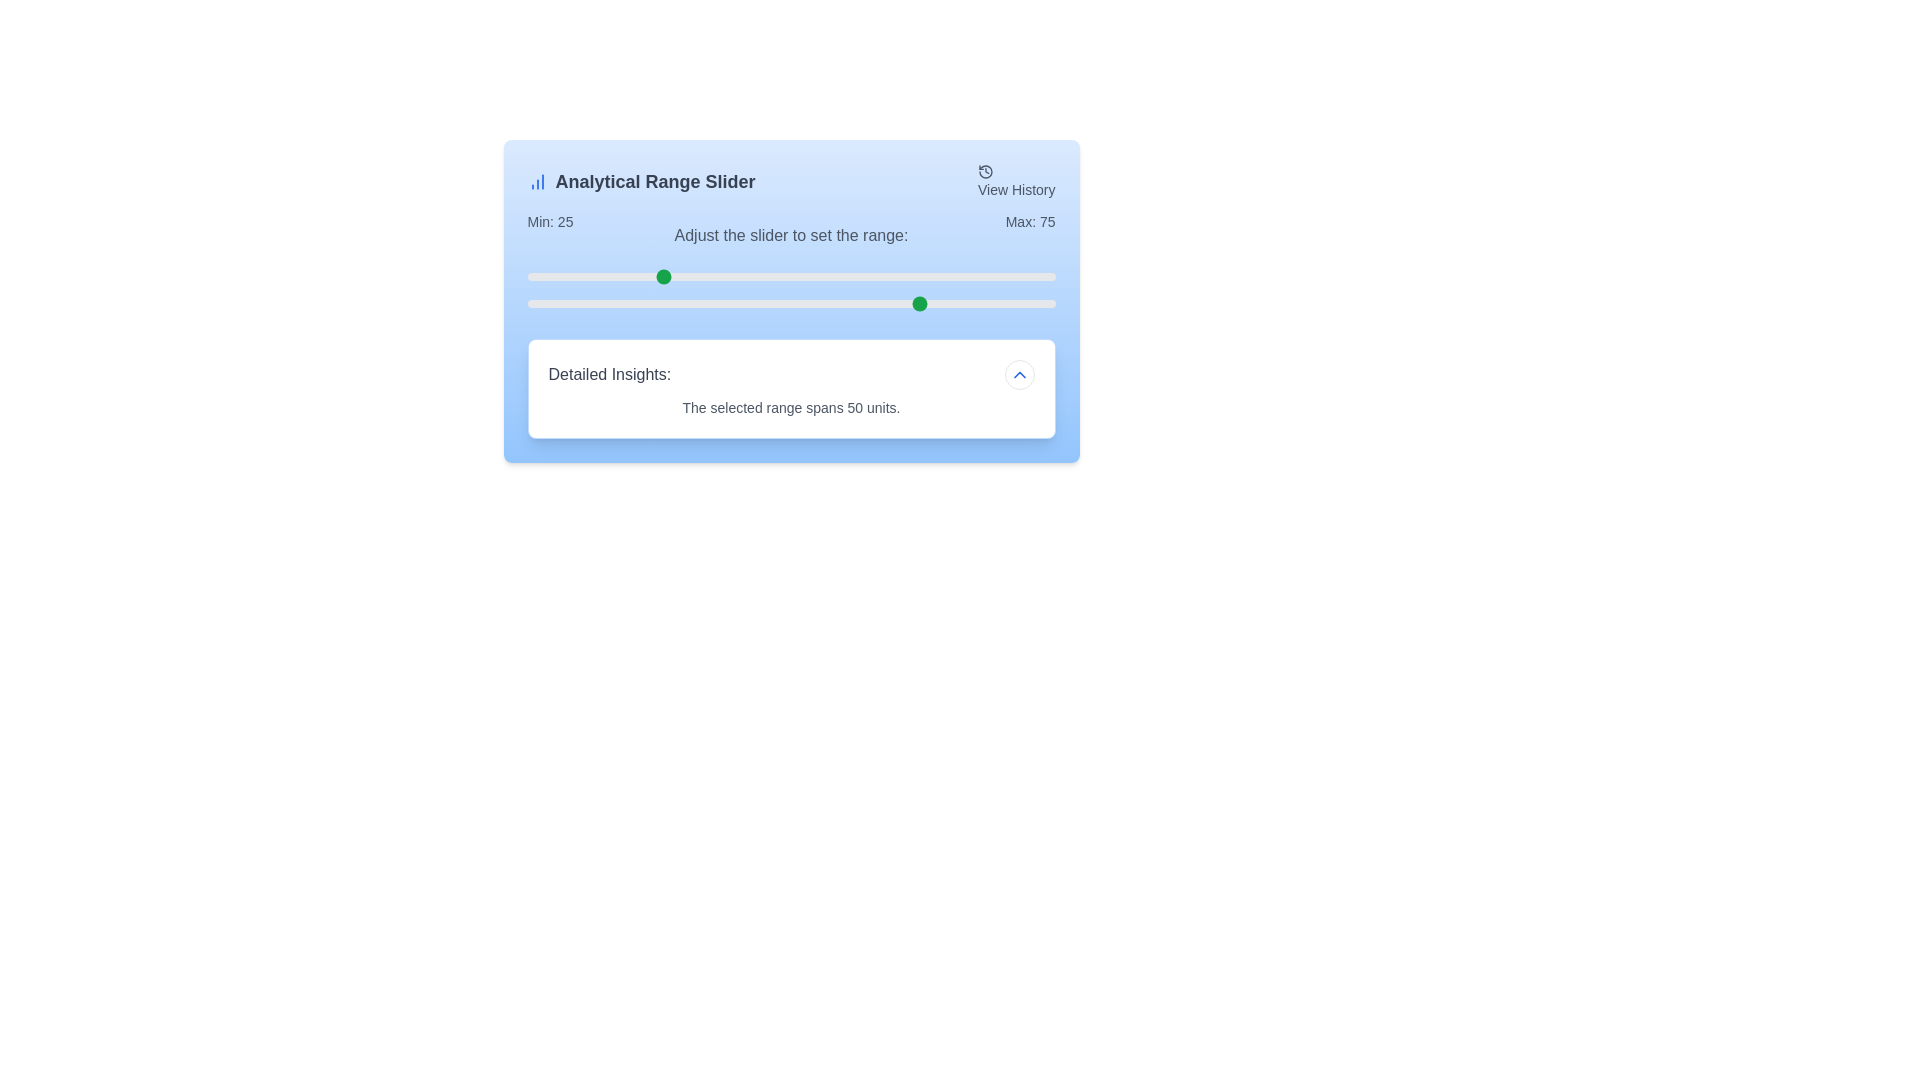  I want to click on the minimum range slider to 52, so click(801, 277).